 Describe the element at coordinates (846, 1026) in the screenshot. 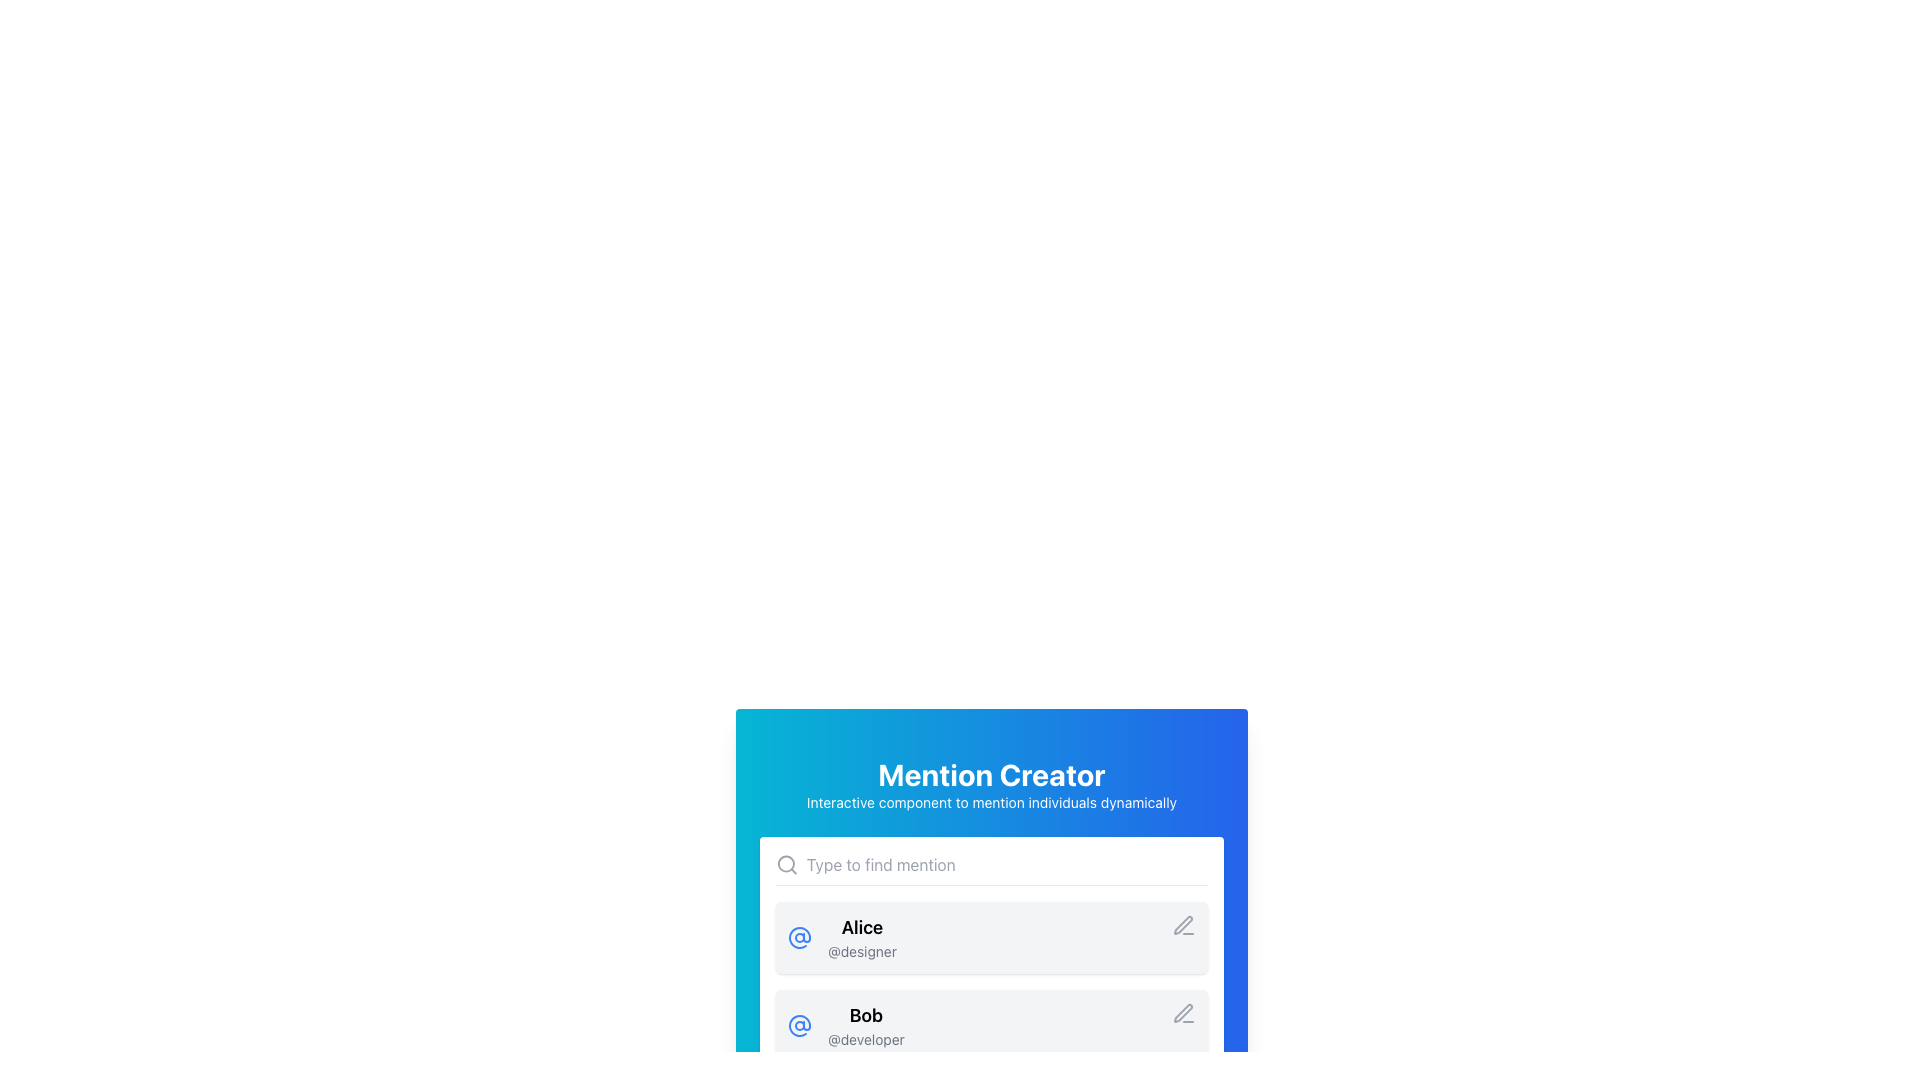

I see `to select the user profile represented by the second list item with text and icon, located below the entry for 'Alice'` at that location.